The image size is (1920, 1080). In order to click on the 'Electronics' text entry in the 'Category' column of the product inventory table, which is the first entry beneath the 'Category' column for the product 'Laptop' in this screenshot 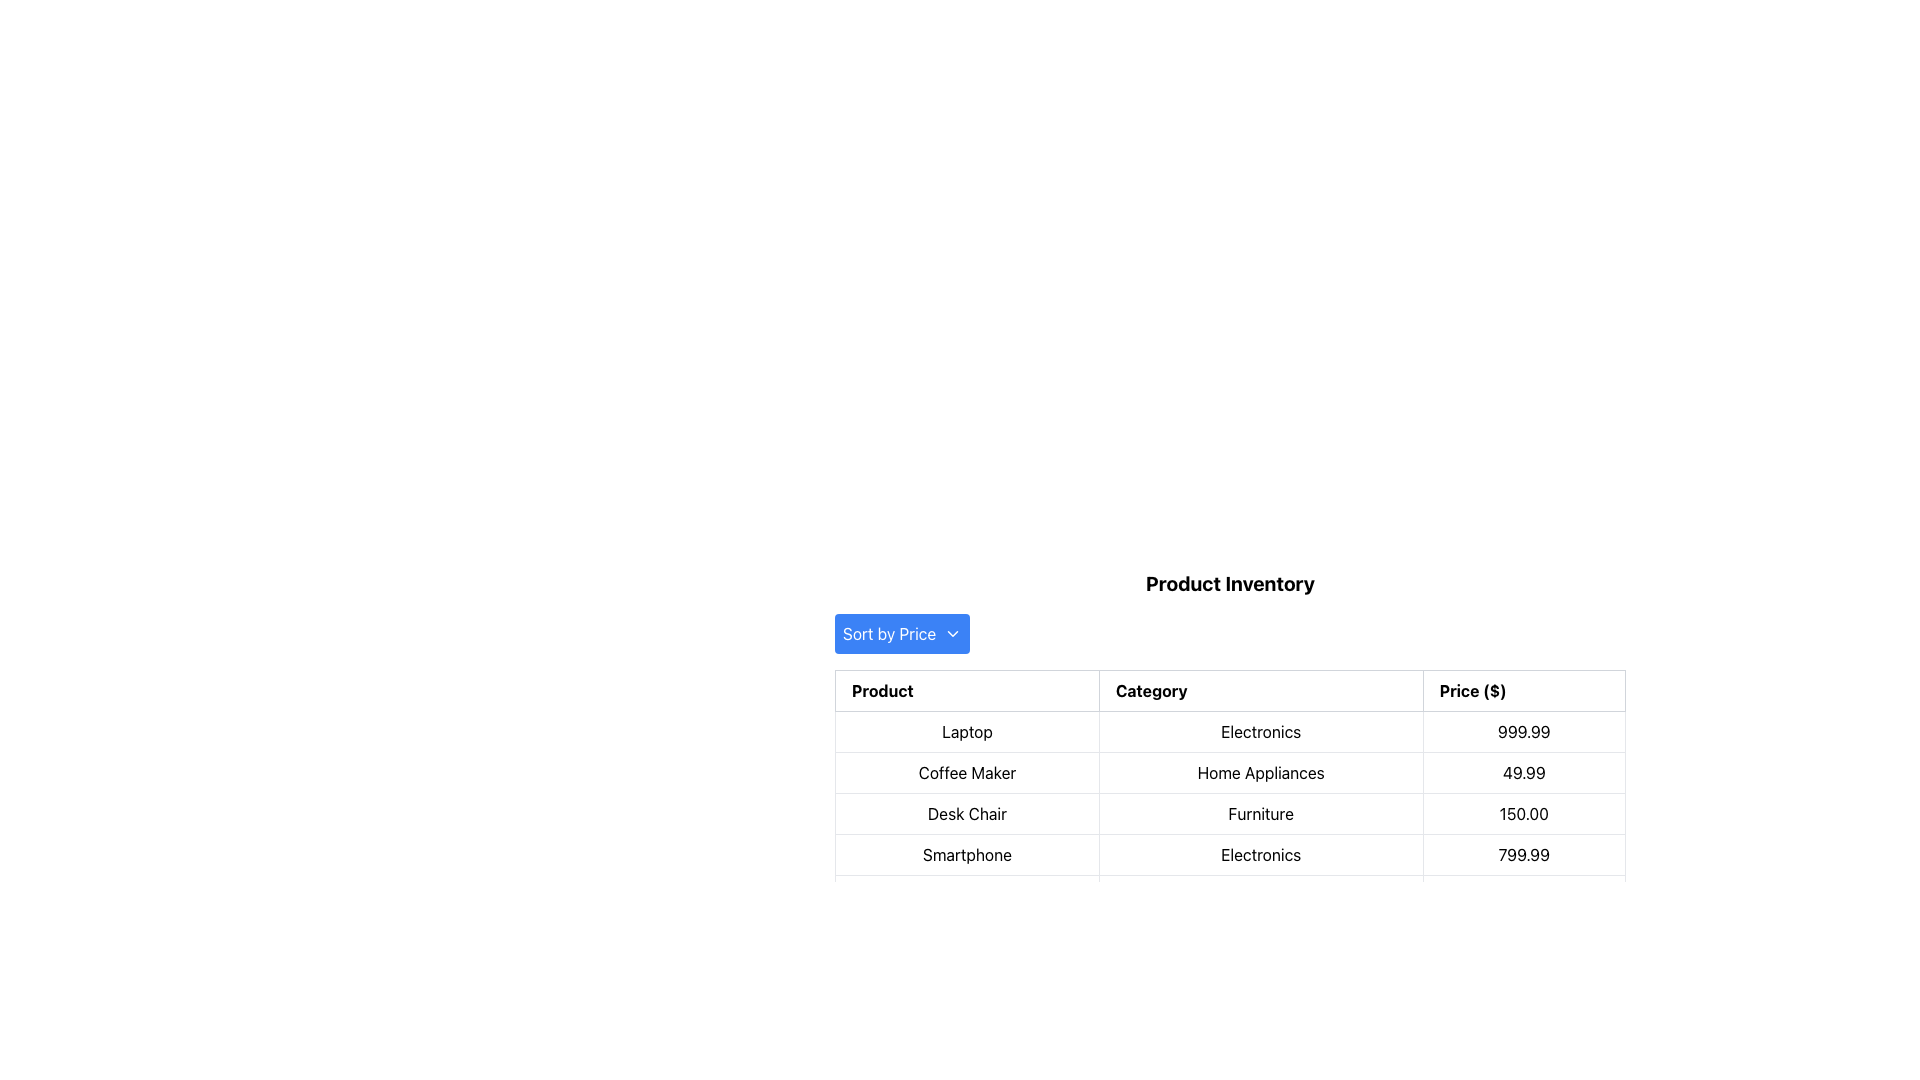, I will do `click(1229, 743)`.